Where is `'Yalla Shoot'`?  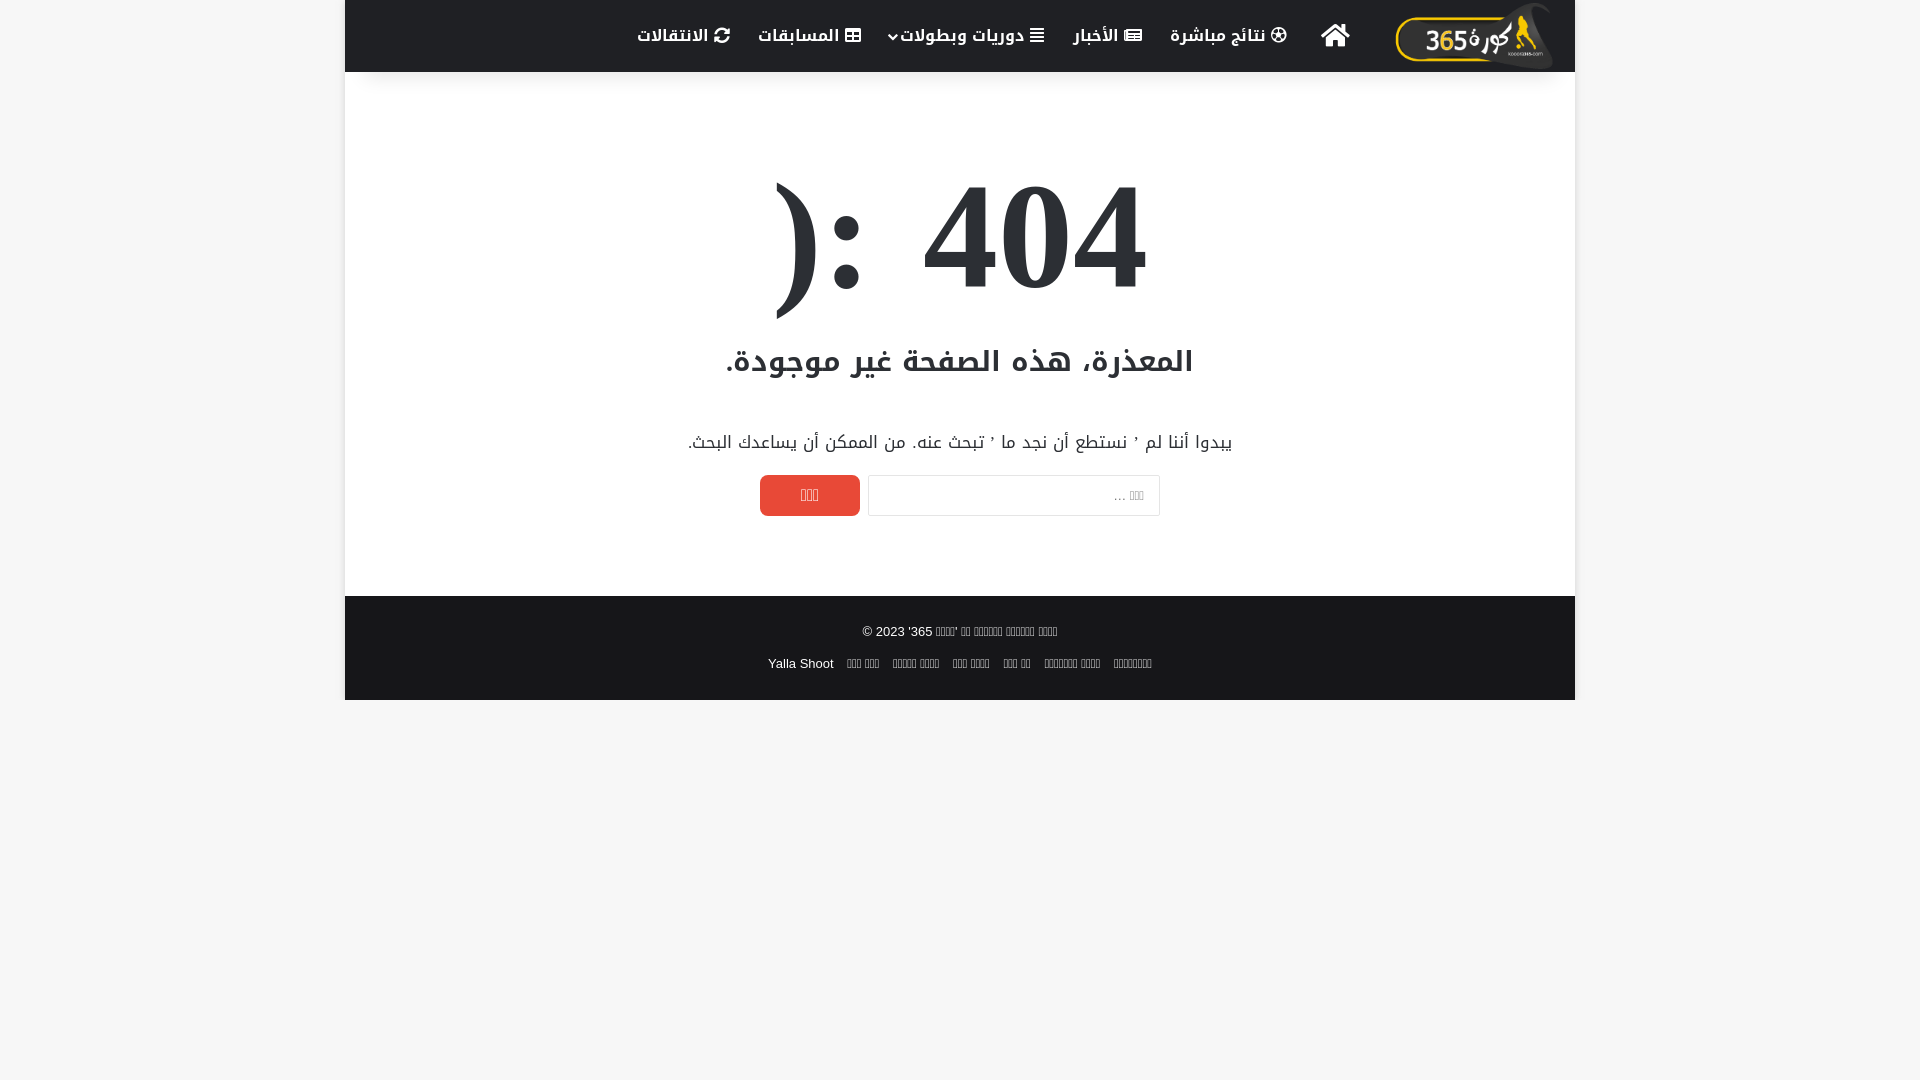
'Yalla Shoot' is located at coordinates (767, 663).